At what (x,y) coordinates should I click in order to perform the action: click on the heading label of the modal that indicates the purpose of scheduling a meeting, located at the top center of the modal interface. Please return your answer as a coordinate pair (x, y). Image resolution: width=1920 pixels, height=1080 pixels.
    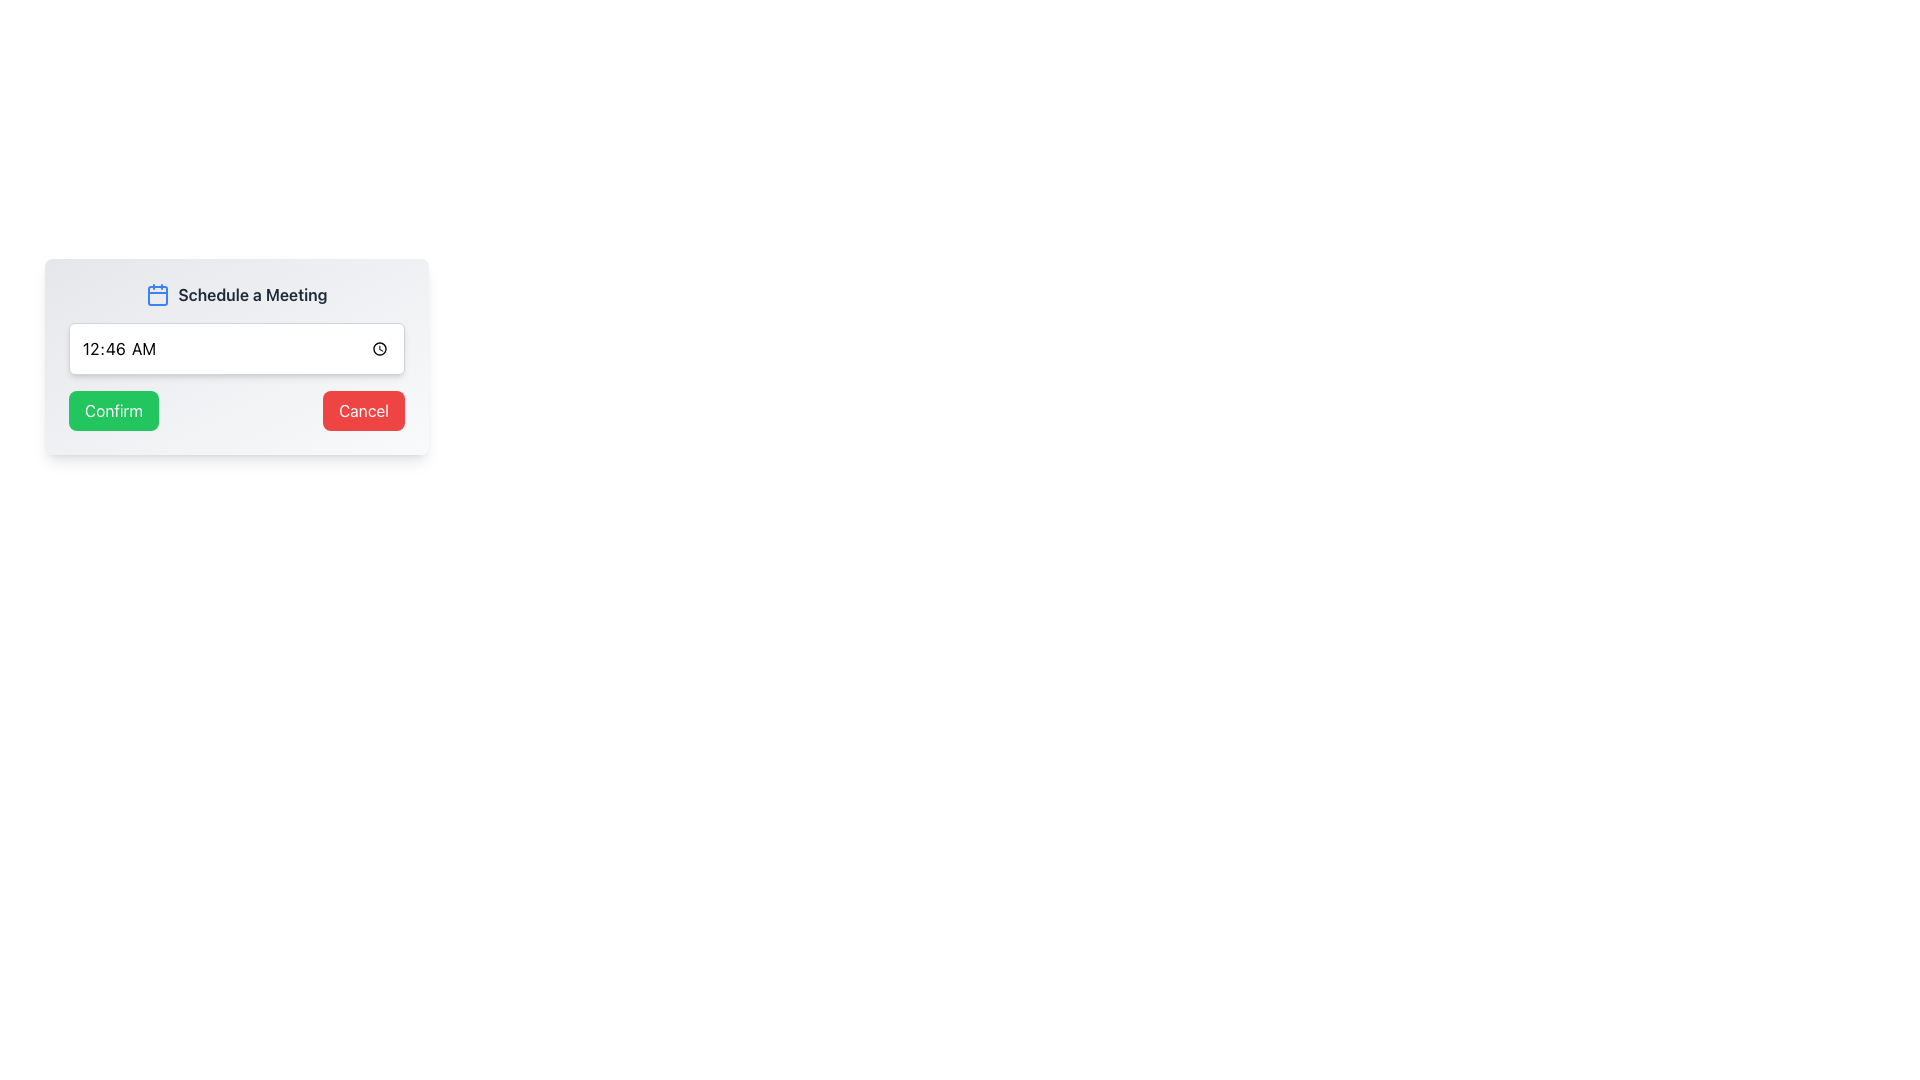
    Looking at the image, I should click on (236, 294).